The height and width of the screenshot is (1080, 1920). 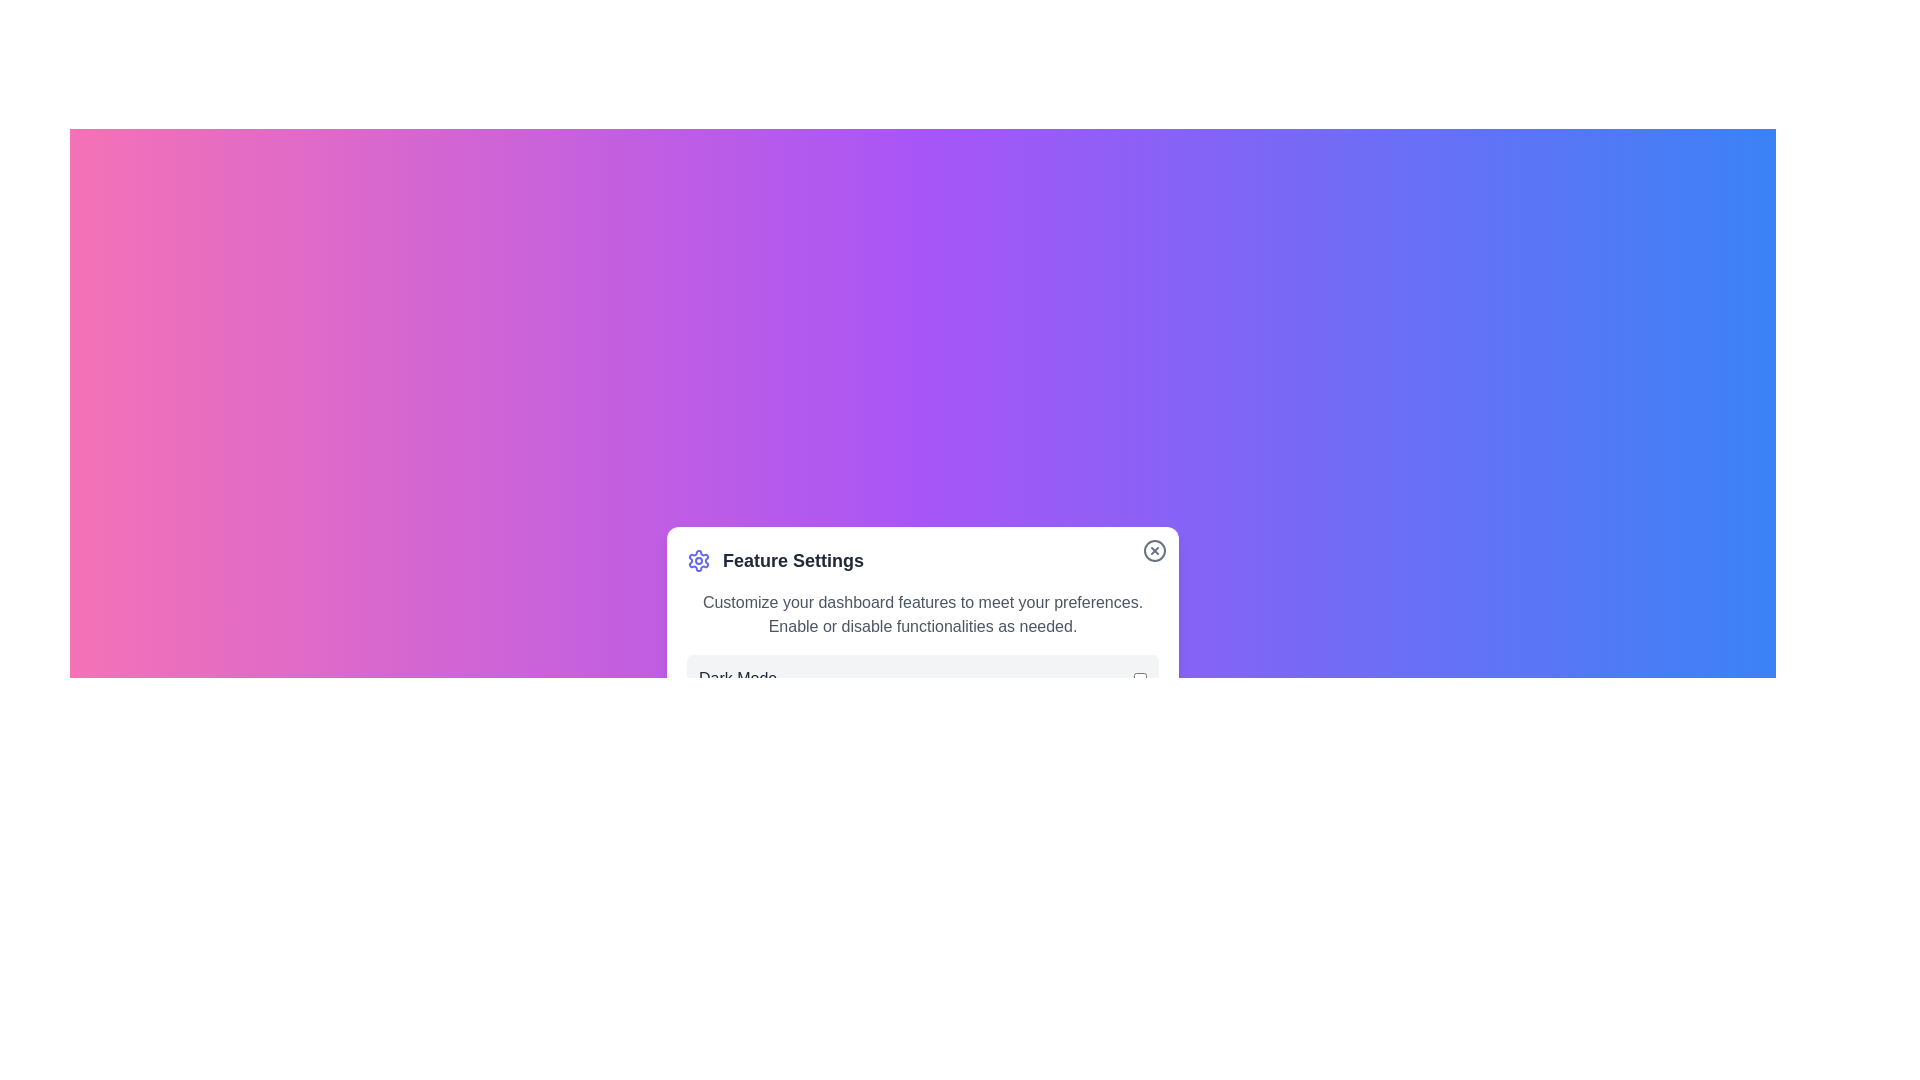 I want to click on the label indicating the dark mode functionality in the 'Feature Settings' section, positioned at the bottom and aligned to the left, so click(x=737, y=677).